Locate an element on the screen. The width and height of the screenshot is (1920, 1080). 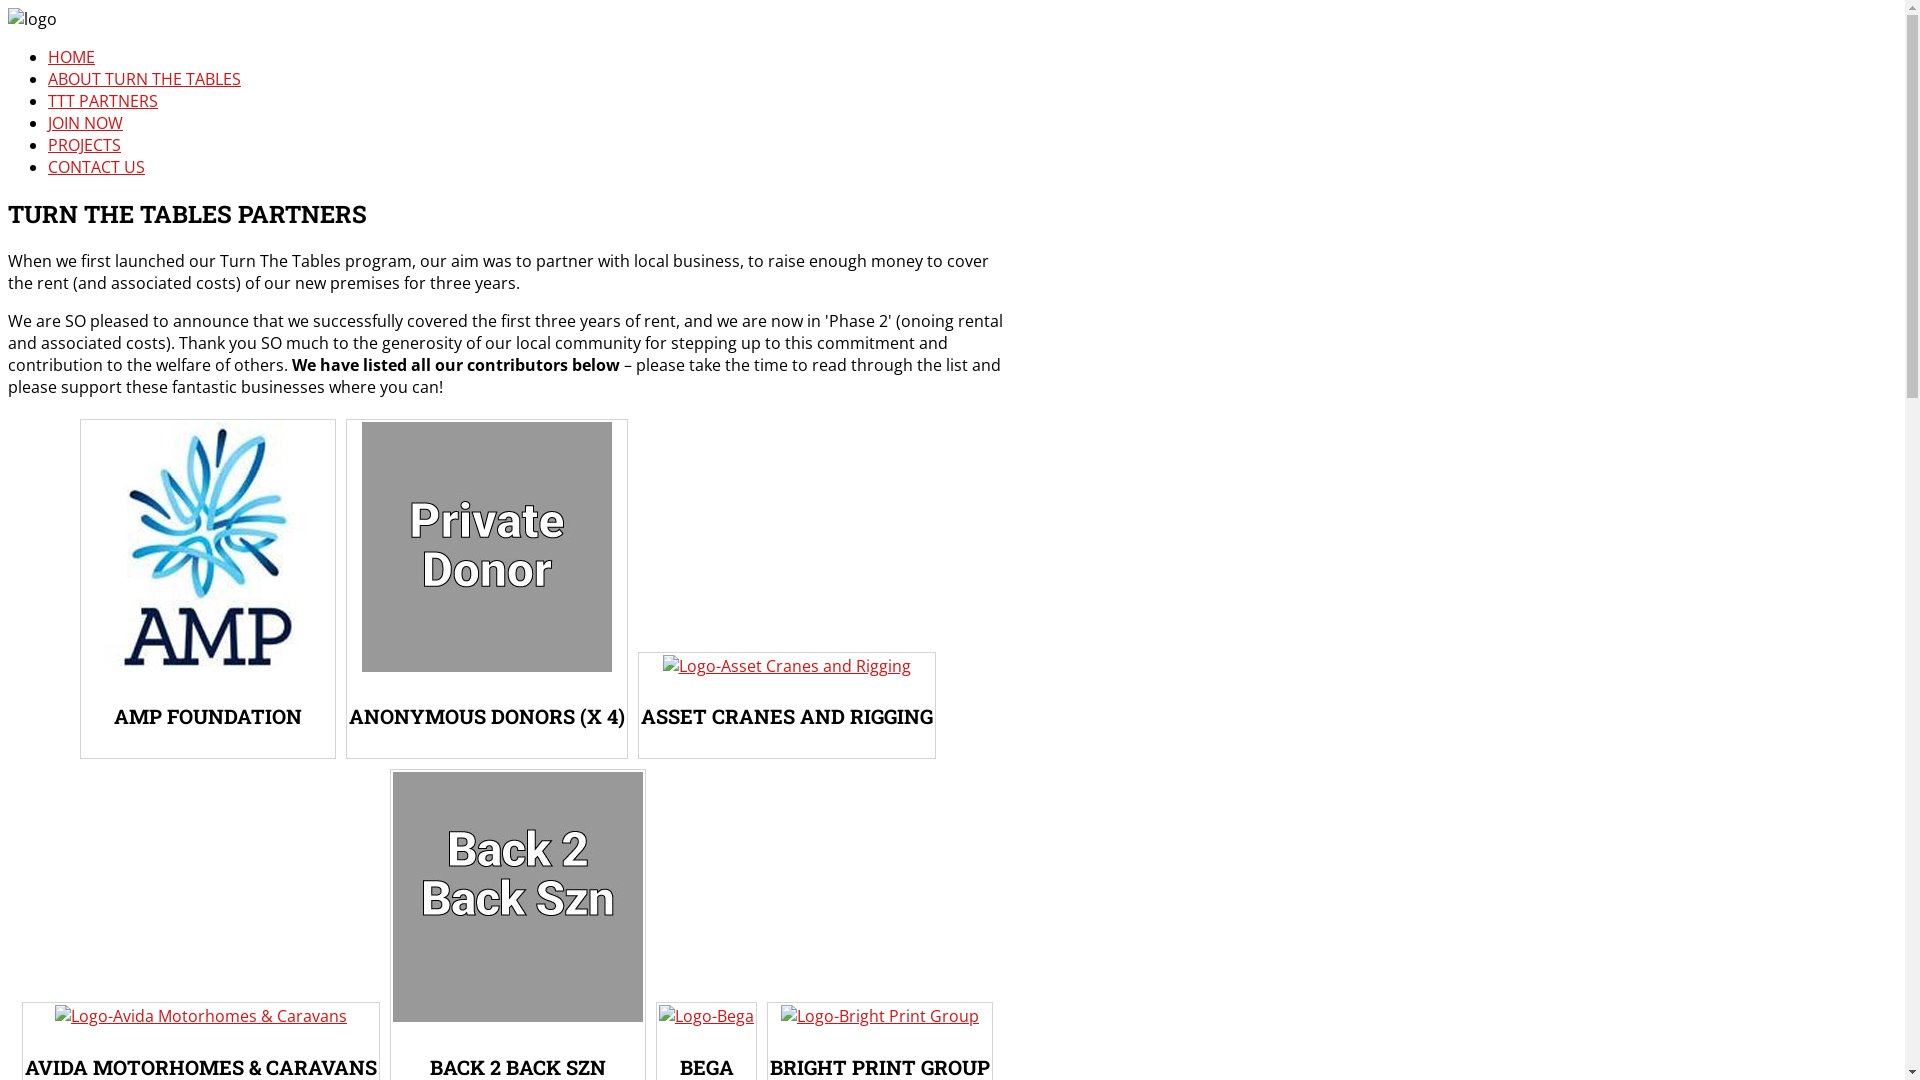
'JOIN NOW' is located at coordinates (84, 123).